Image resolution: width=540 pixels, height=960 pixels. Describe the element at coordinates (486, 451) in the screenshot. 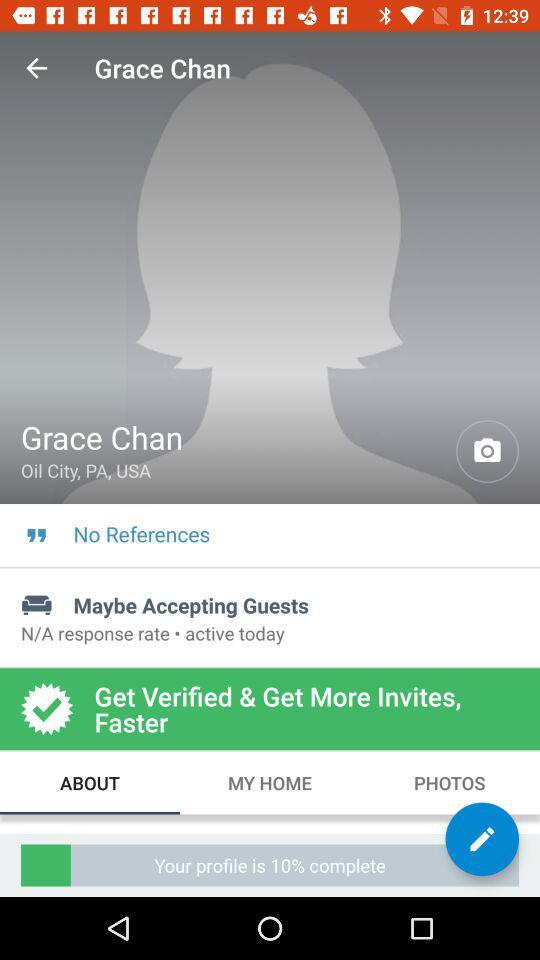

I see `item to the right of grace chan icon` at that location.